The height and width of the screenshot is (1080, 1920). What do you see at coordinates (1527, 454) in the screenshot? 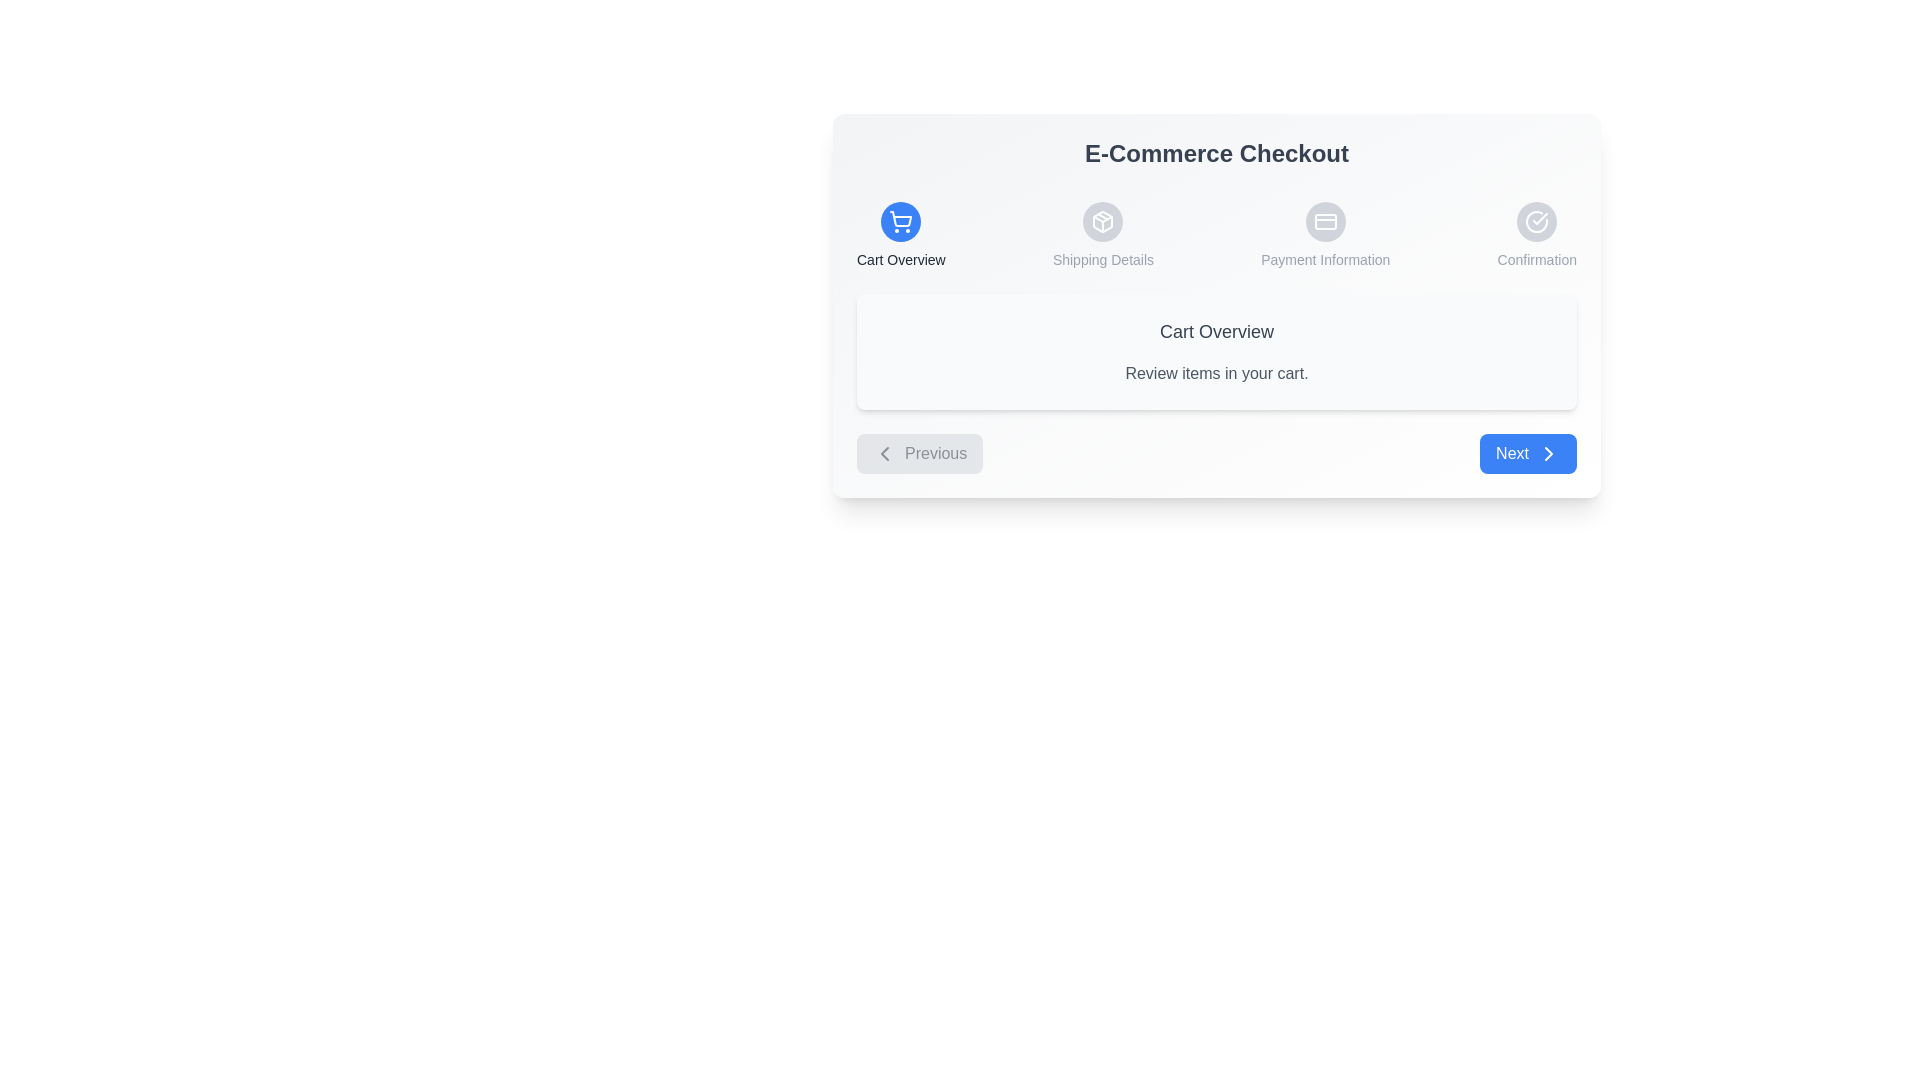
I see `the 'Next' button located at the bottom right corner of the interface` at bounding box center [1527, 454].